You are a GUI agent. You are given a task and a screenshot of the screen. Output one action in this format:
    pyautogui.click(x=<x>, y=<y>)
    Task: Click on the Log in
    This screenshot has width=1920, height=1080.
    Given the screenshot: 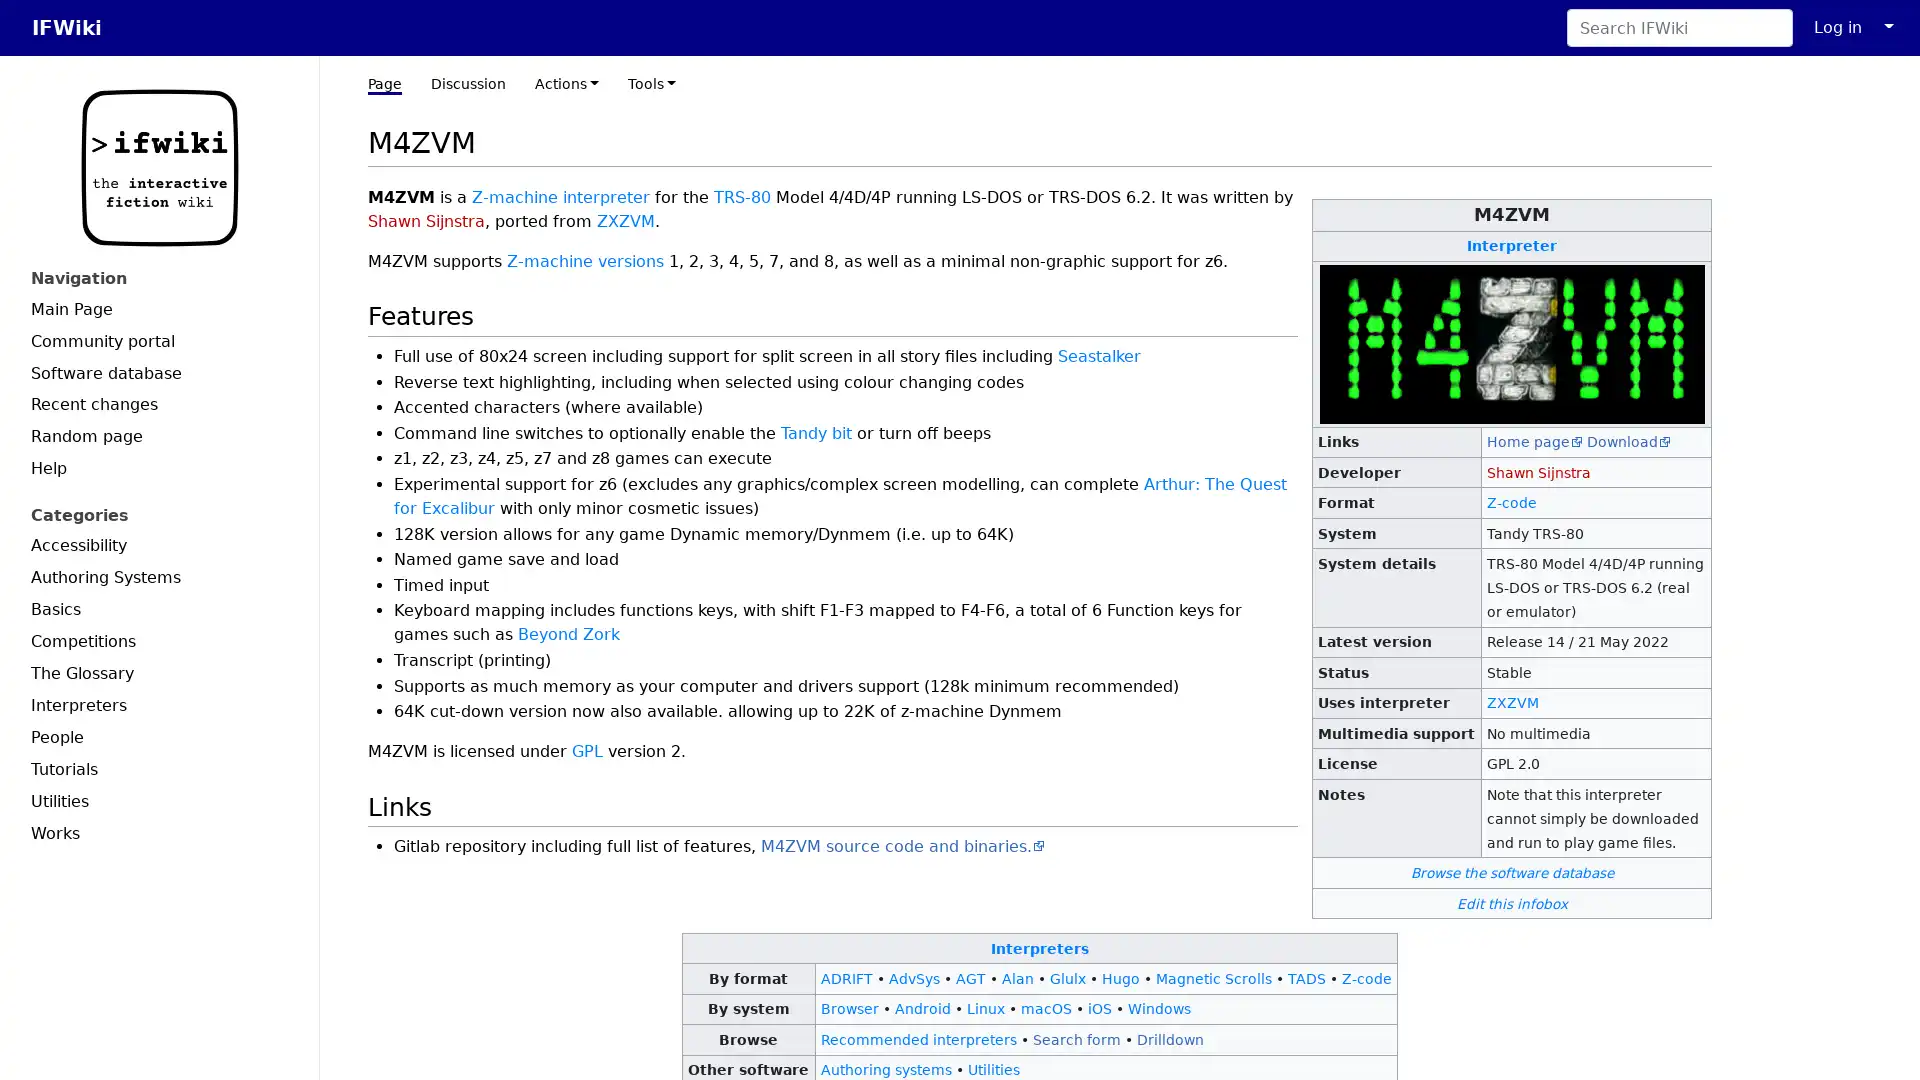 What is the action you would take?
    pyautogui.click(x=1838, y=27)
    